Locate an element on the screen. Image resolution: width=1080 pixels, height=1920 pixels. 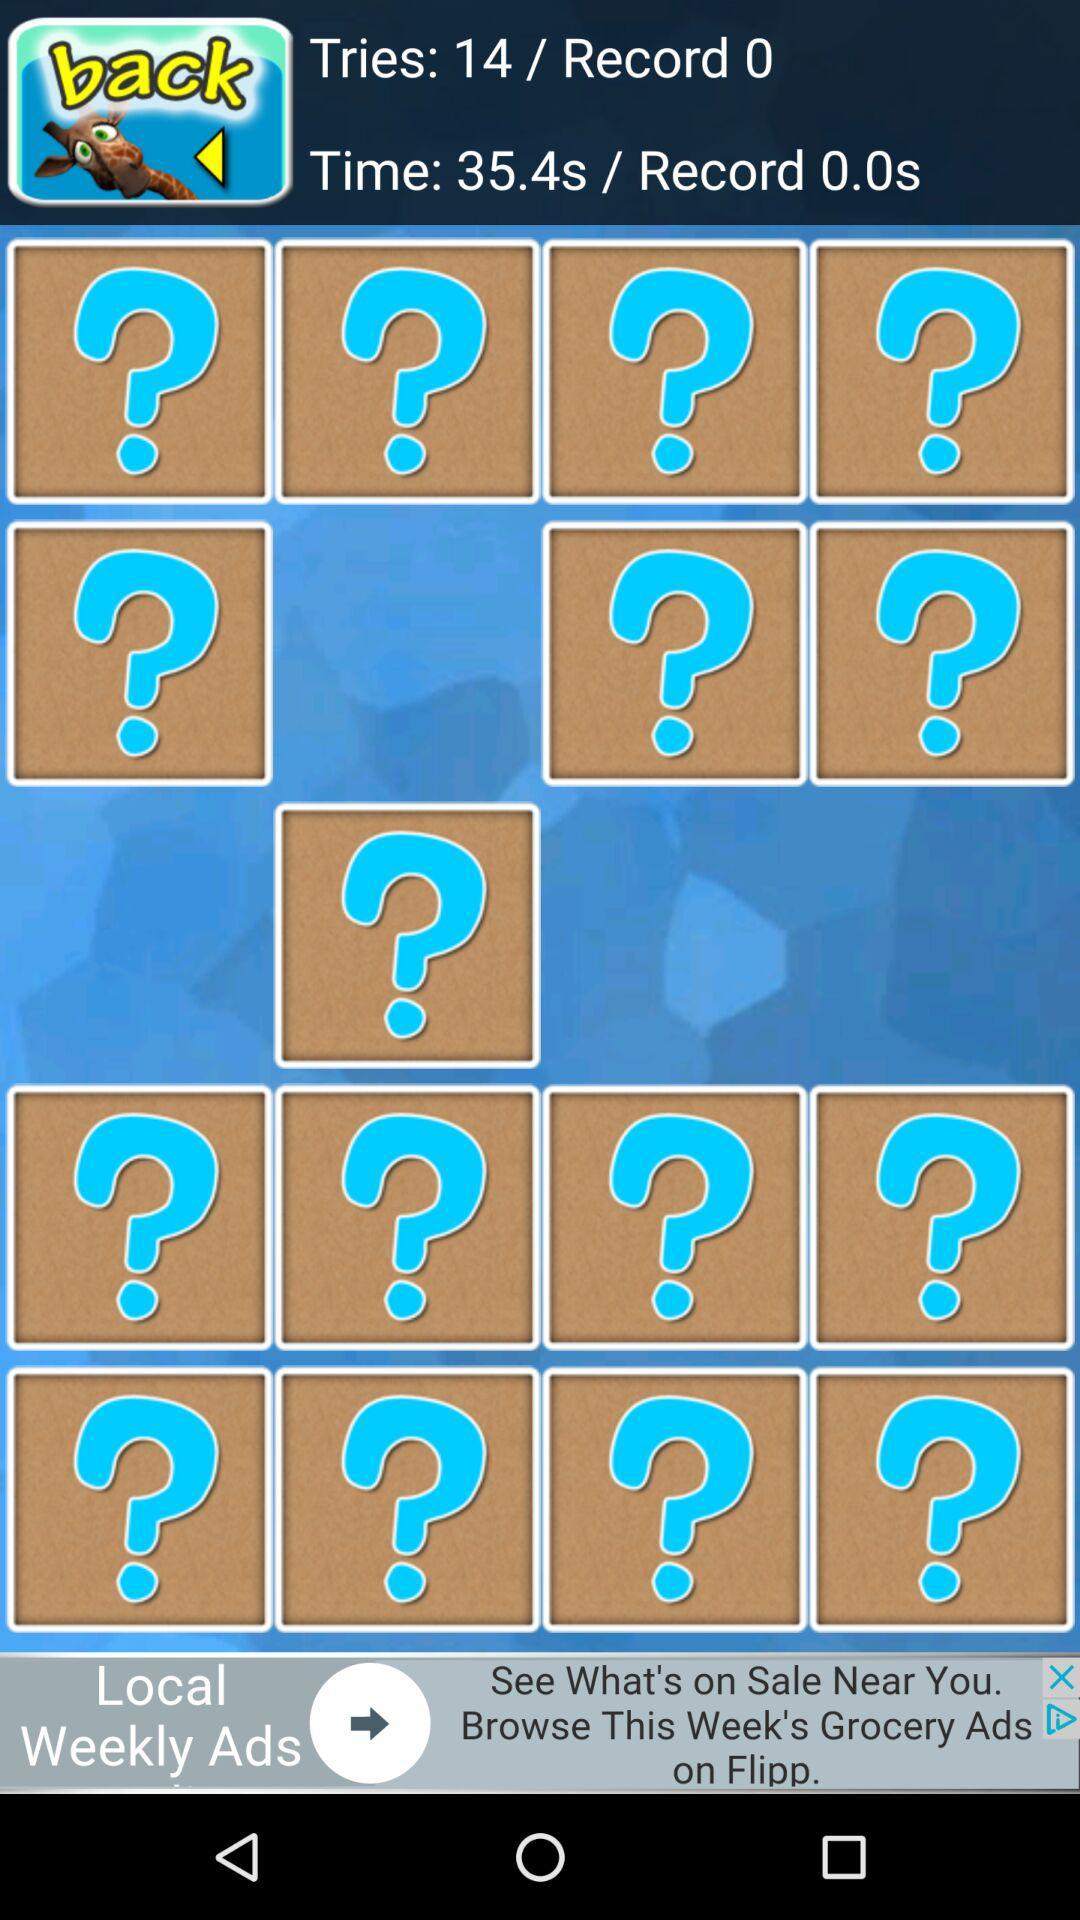
engage the advertisement open the website flipp is located at coordinates (540, 1722).